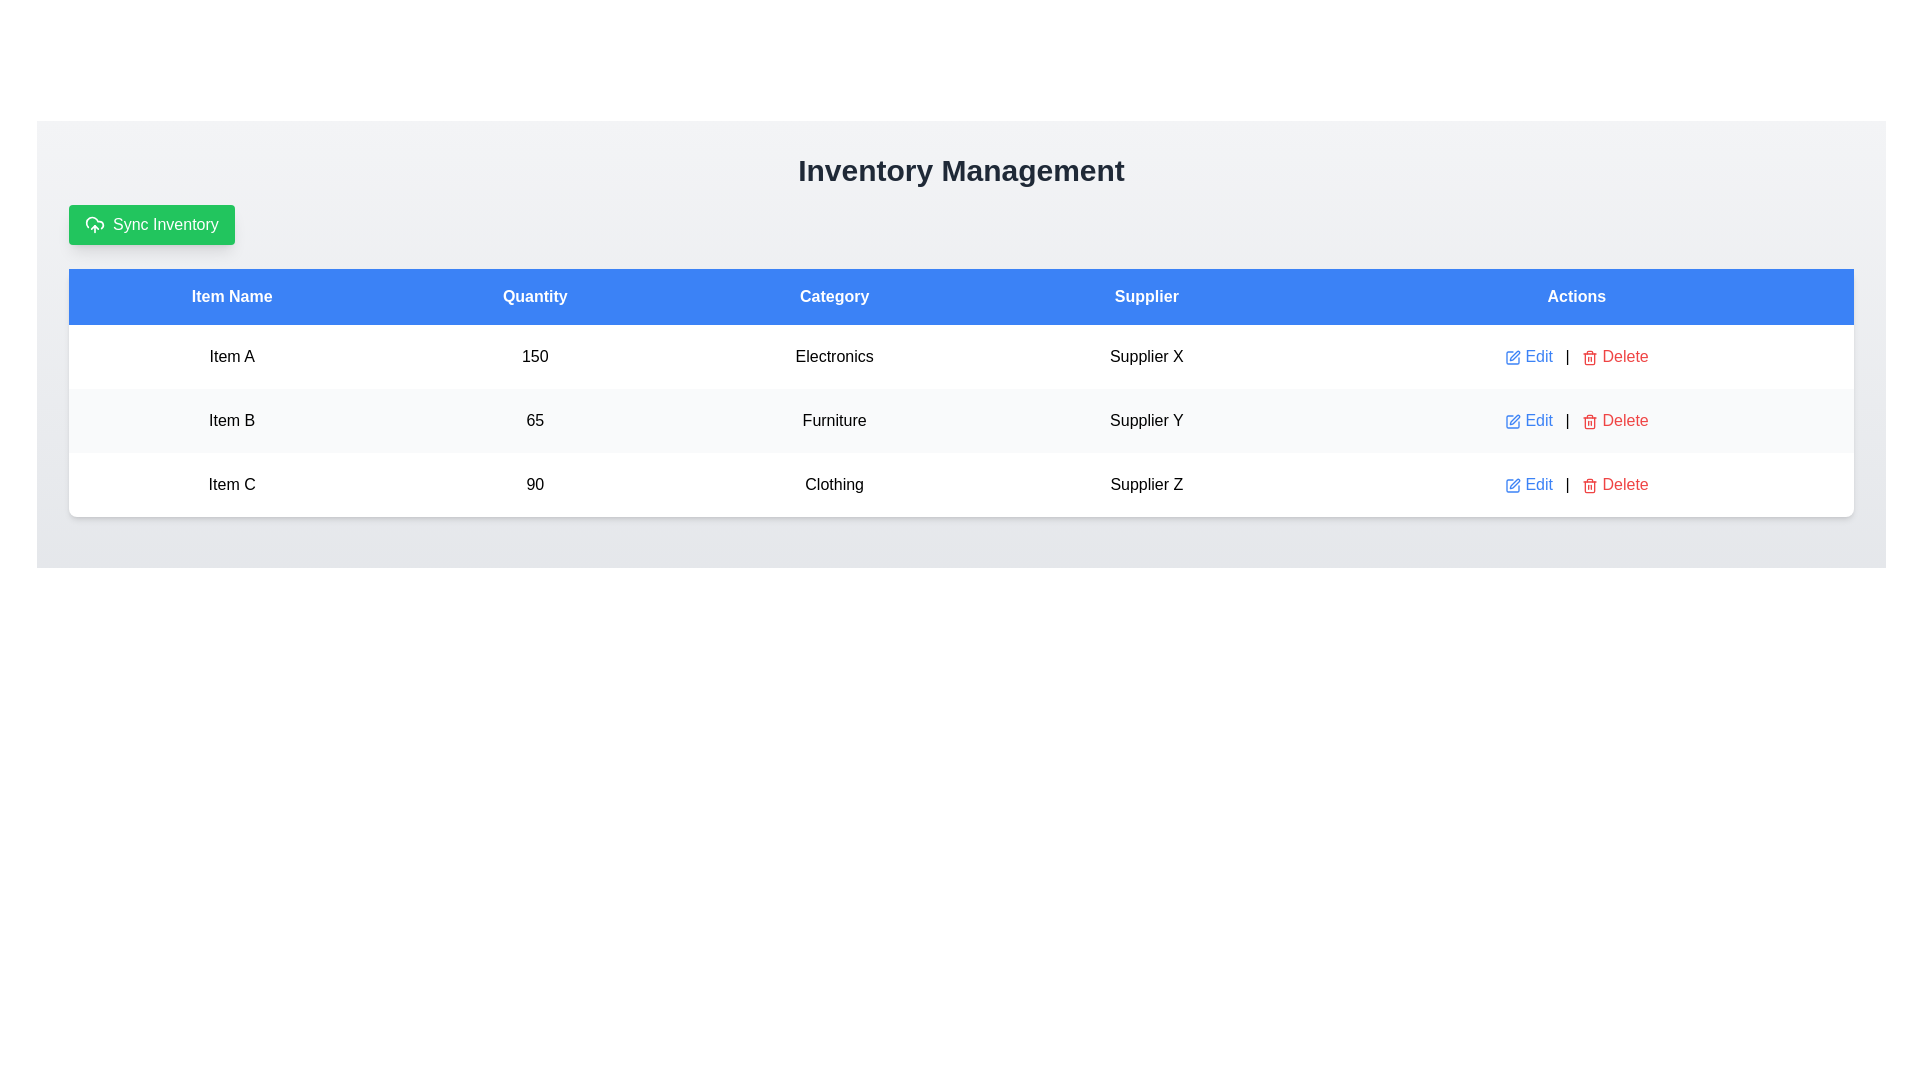 Image resolution: width=1920 pixels, height=1080 pixels. Describe the element at coordinates (834, 356) in the screenshot. I see `the static text element containing the word 'Electronics' located in the third column of the first data row under the 'Category' header` at that location.